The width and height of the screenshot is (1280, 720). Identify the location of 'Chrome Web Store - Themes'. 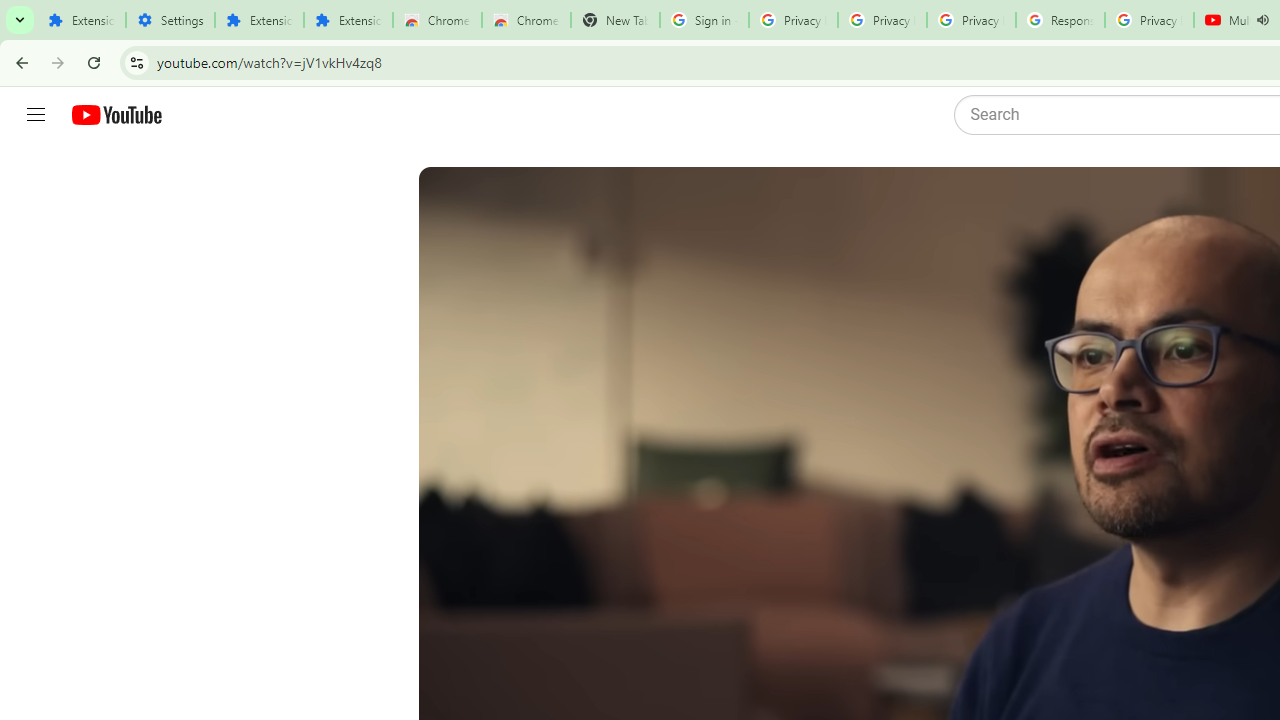
(526, 20).